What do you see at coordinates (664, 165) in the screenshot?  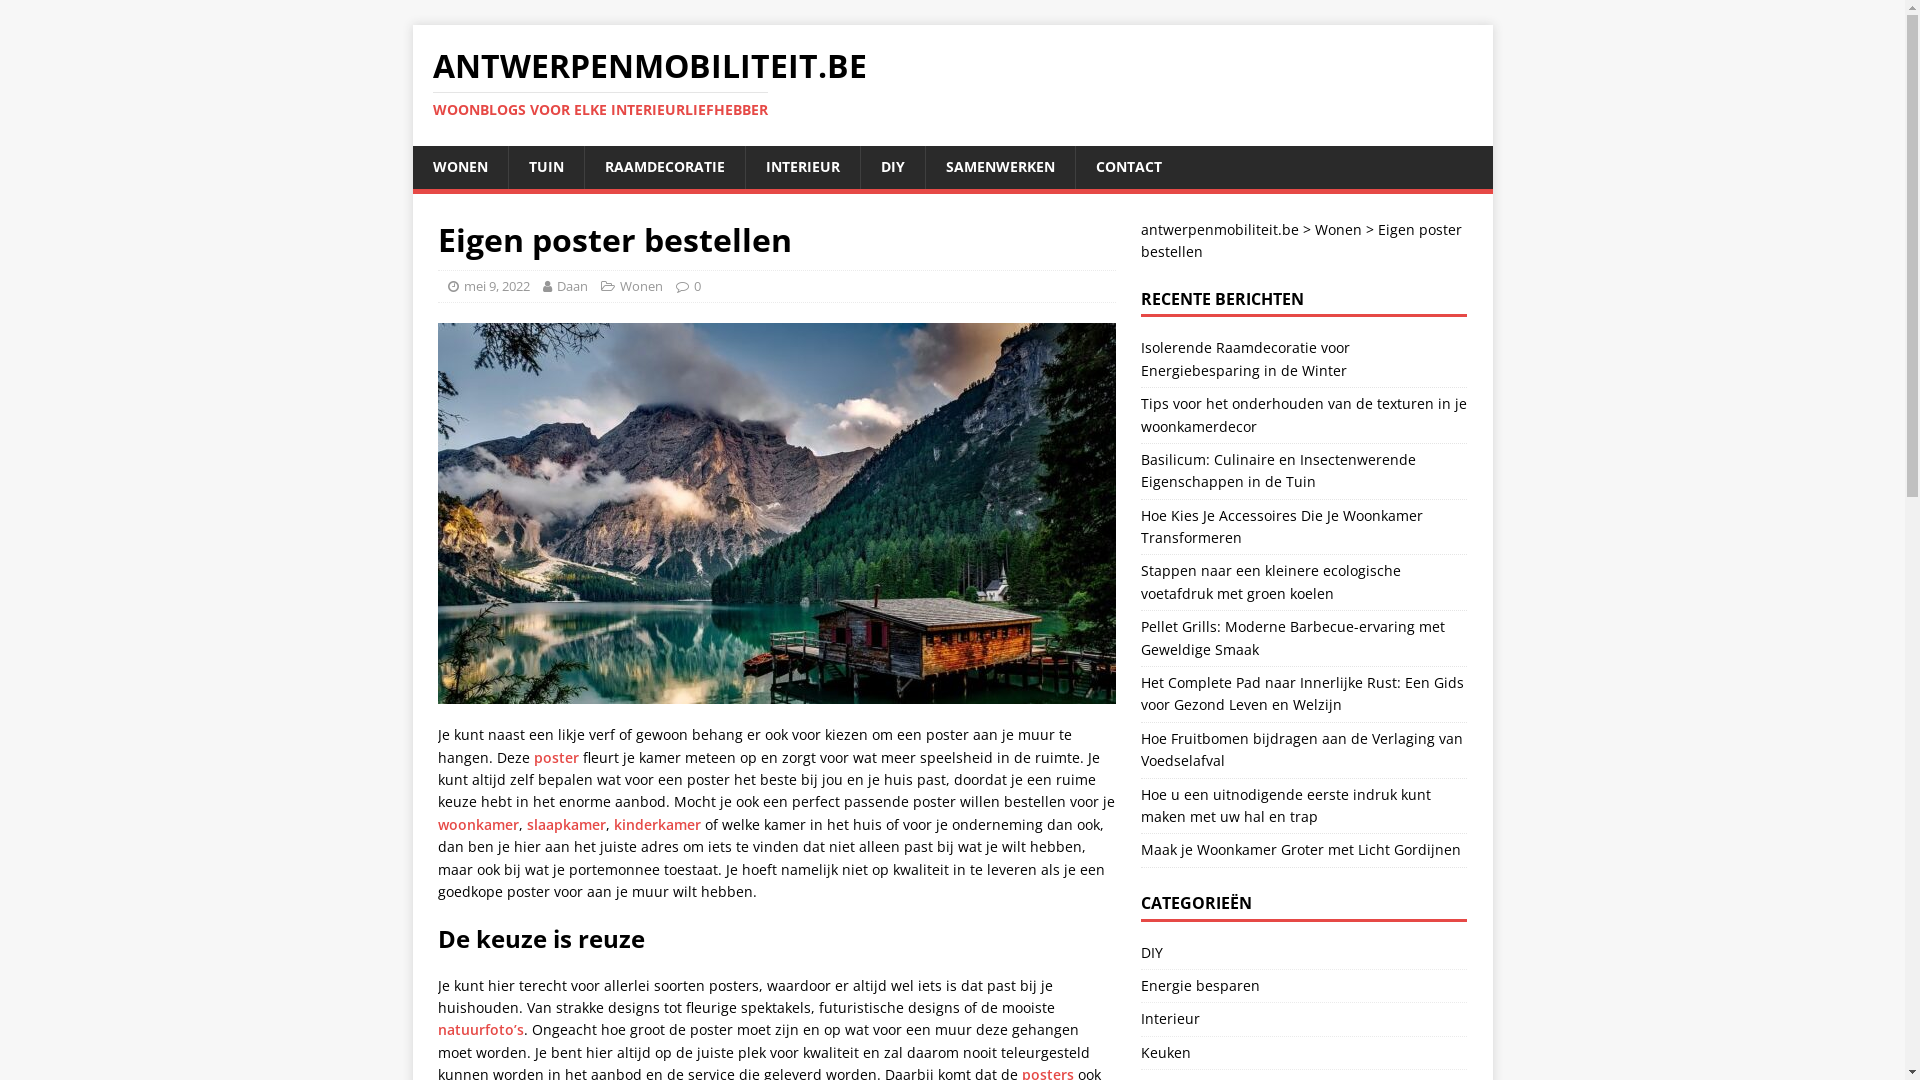 I see `'RAAMDECORATIE'` at bounding box center [664, 165].